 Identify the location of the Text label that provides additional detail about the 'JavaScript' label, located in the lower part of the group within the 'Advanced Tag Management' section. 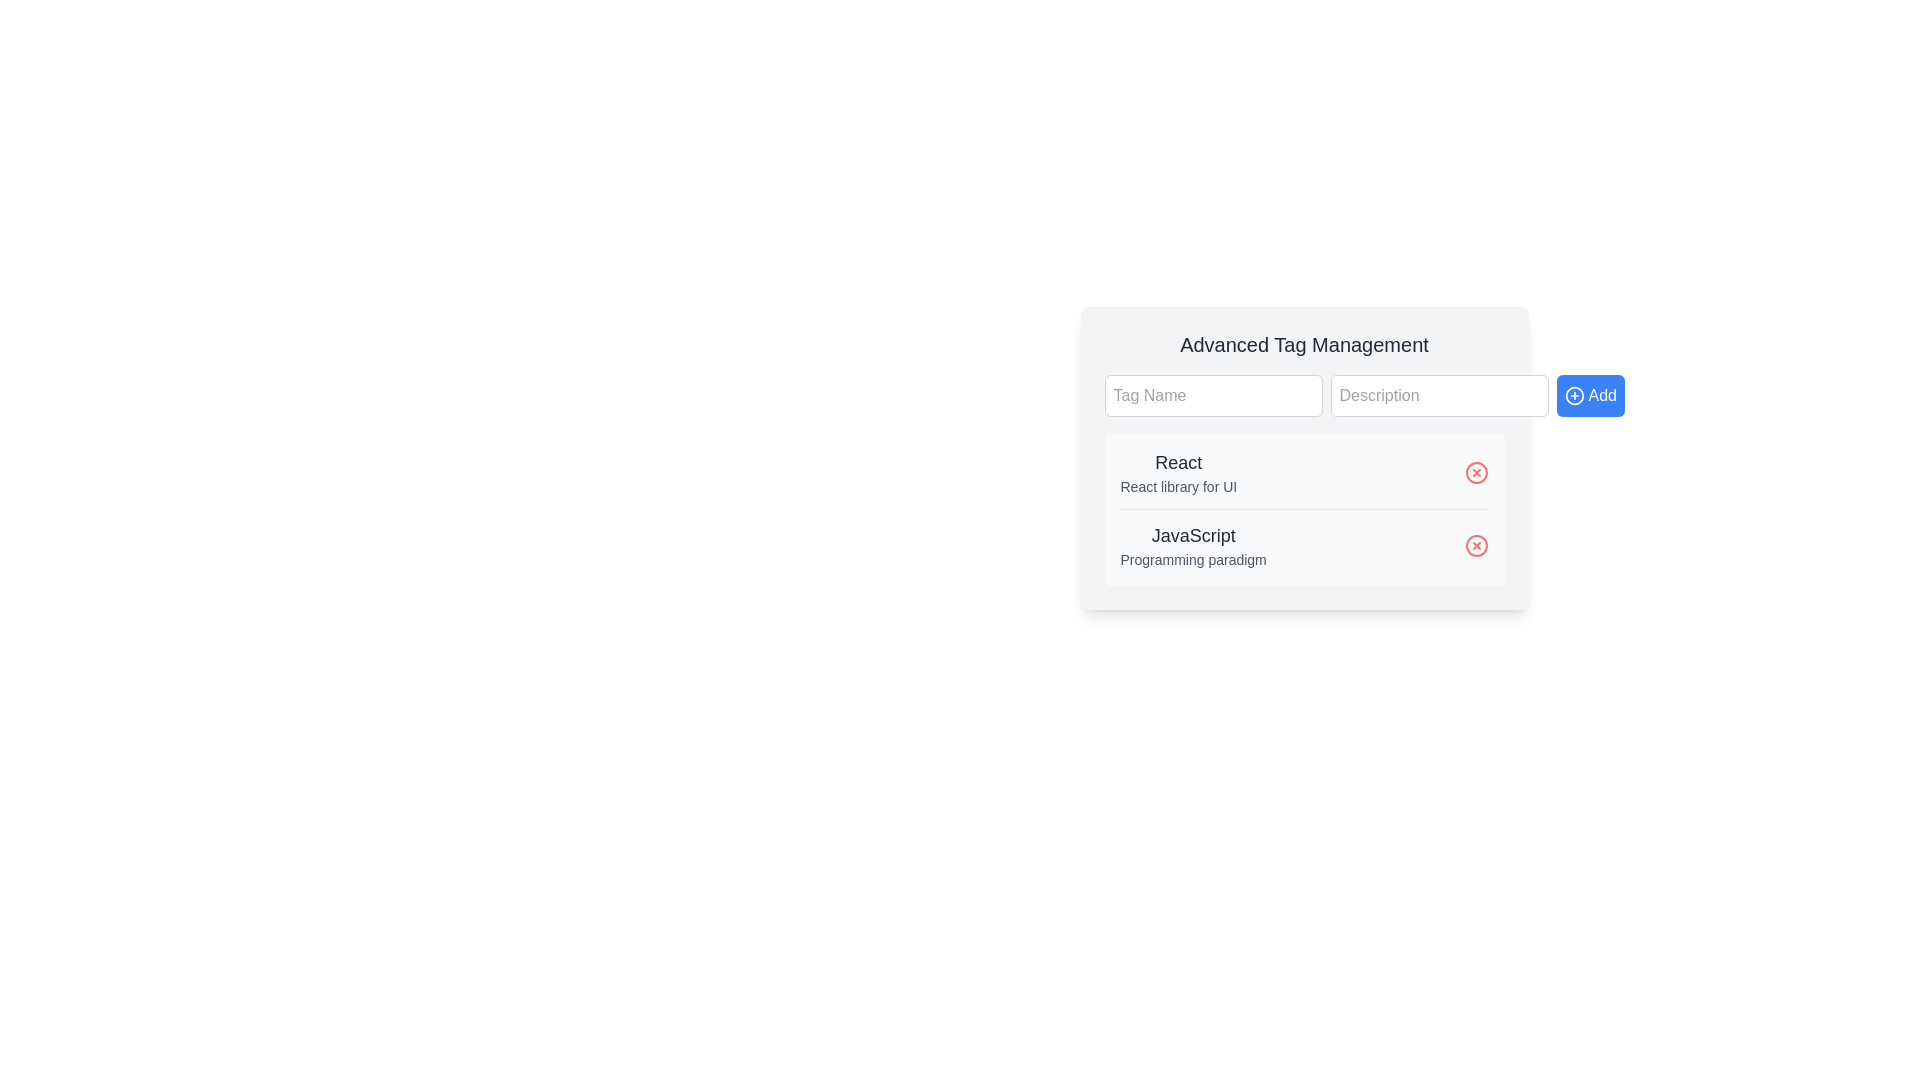
(1193, 559).